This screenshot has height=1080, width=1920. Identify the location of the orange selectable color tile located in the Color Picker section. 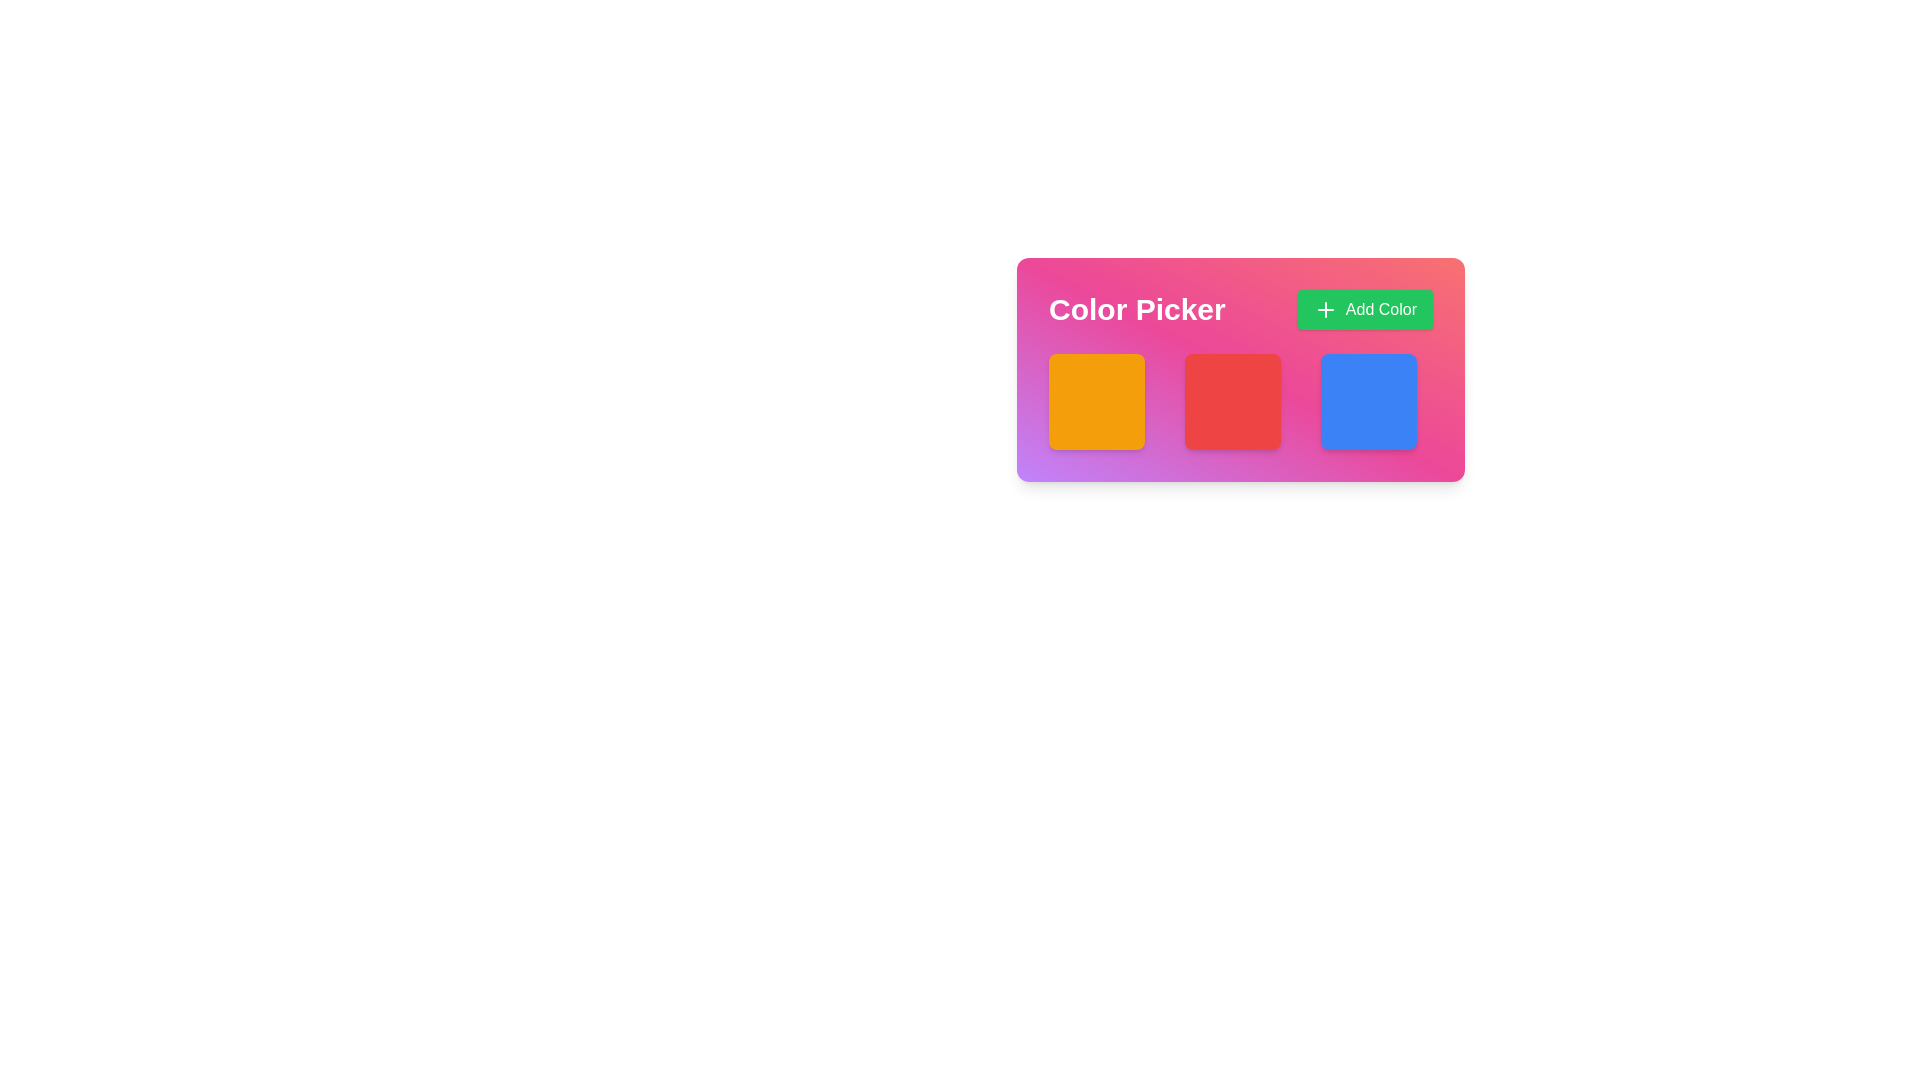
(1096, 401).